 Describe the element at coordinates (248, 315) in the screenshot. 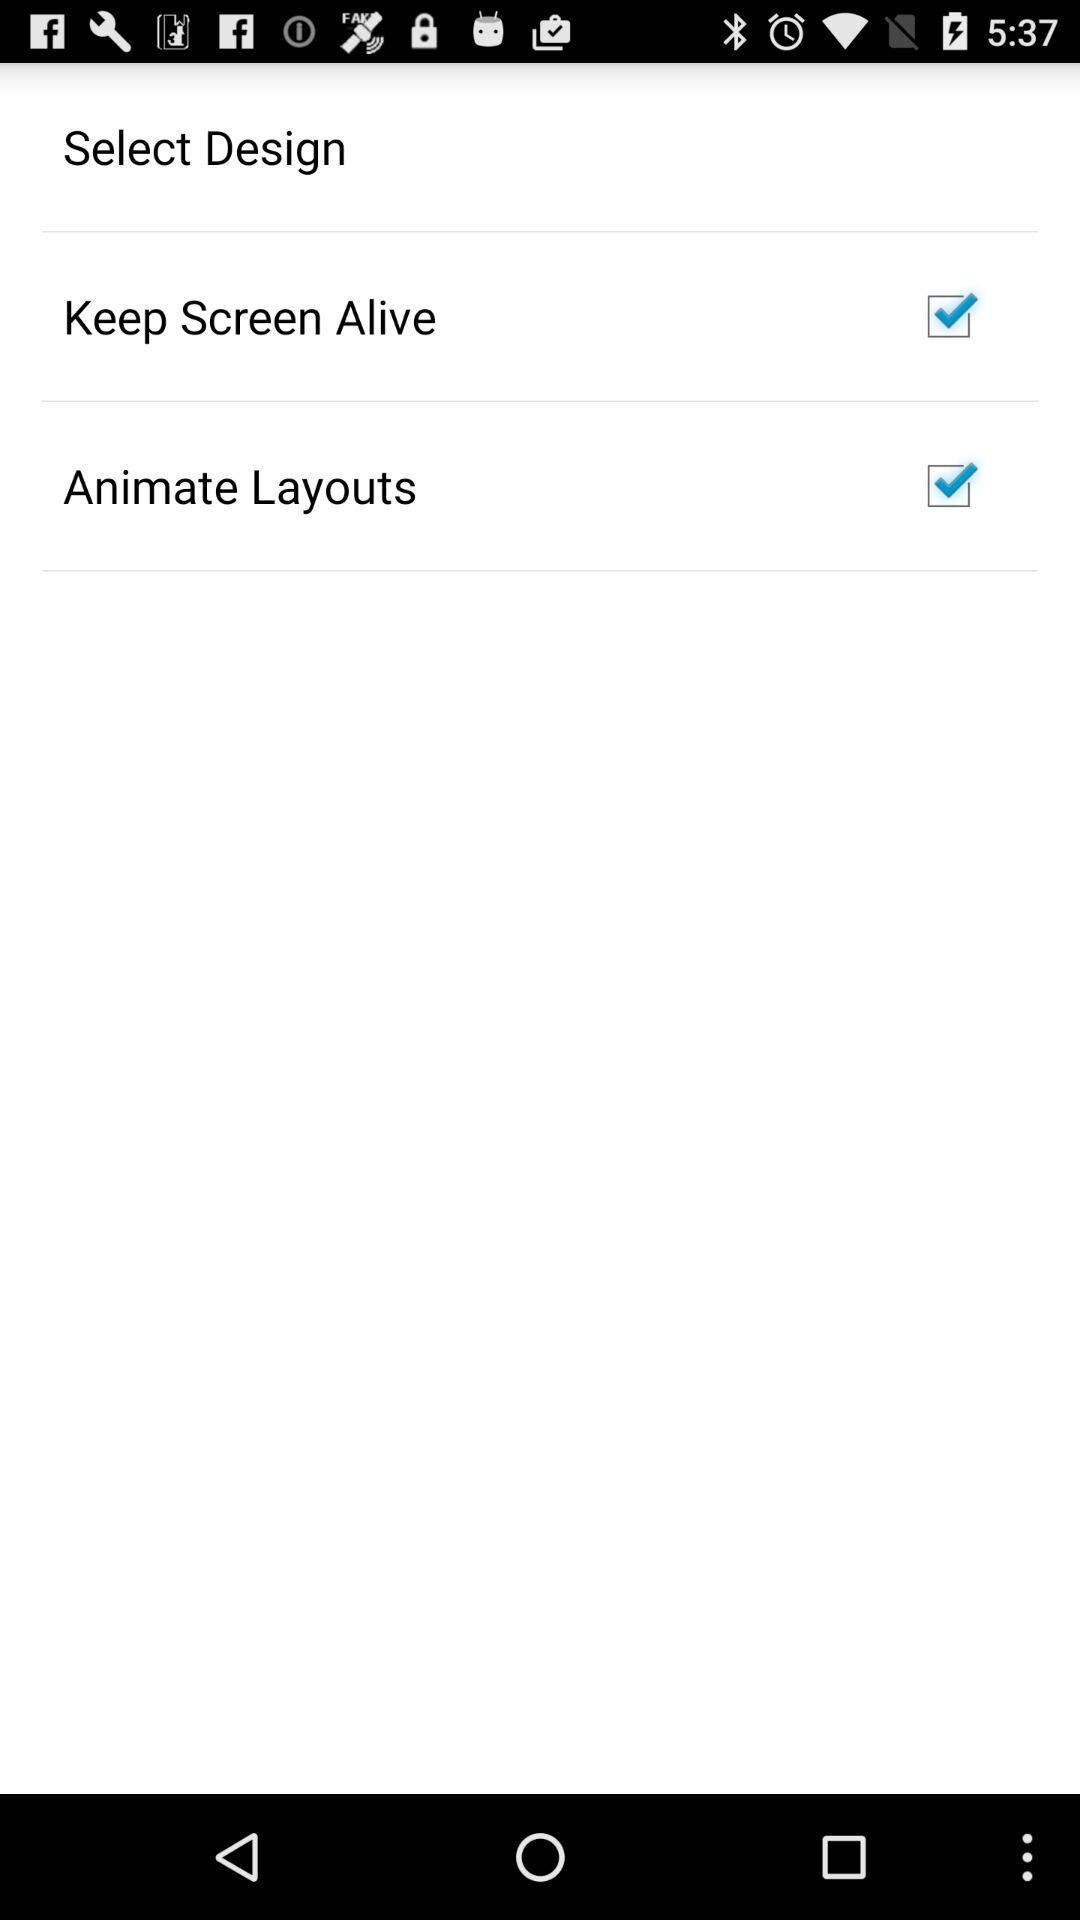

I see `keep screen alive icon` at that location.